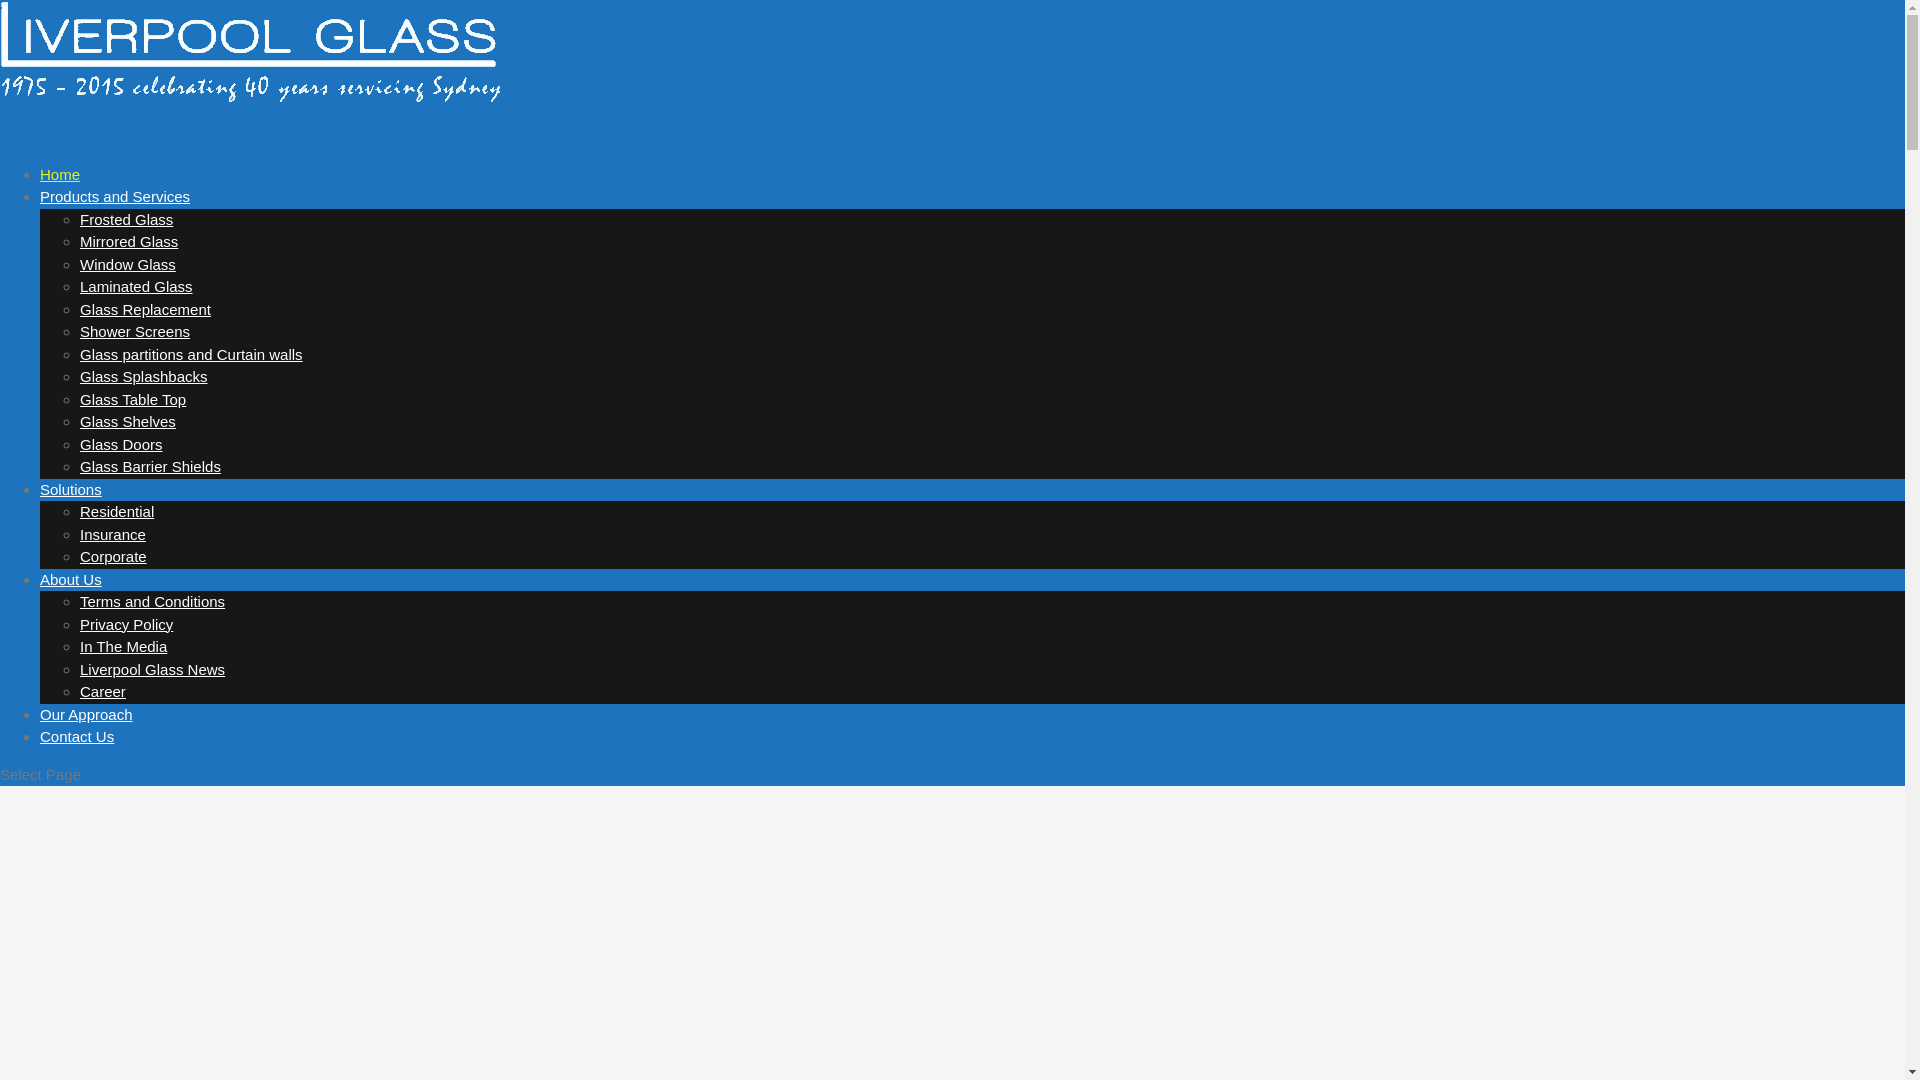 The image size is (1920, 1080). Describe the element at coordinates (71, 597) in the screenshot. I see `'About Us'` at that location.